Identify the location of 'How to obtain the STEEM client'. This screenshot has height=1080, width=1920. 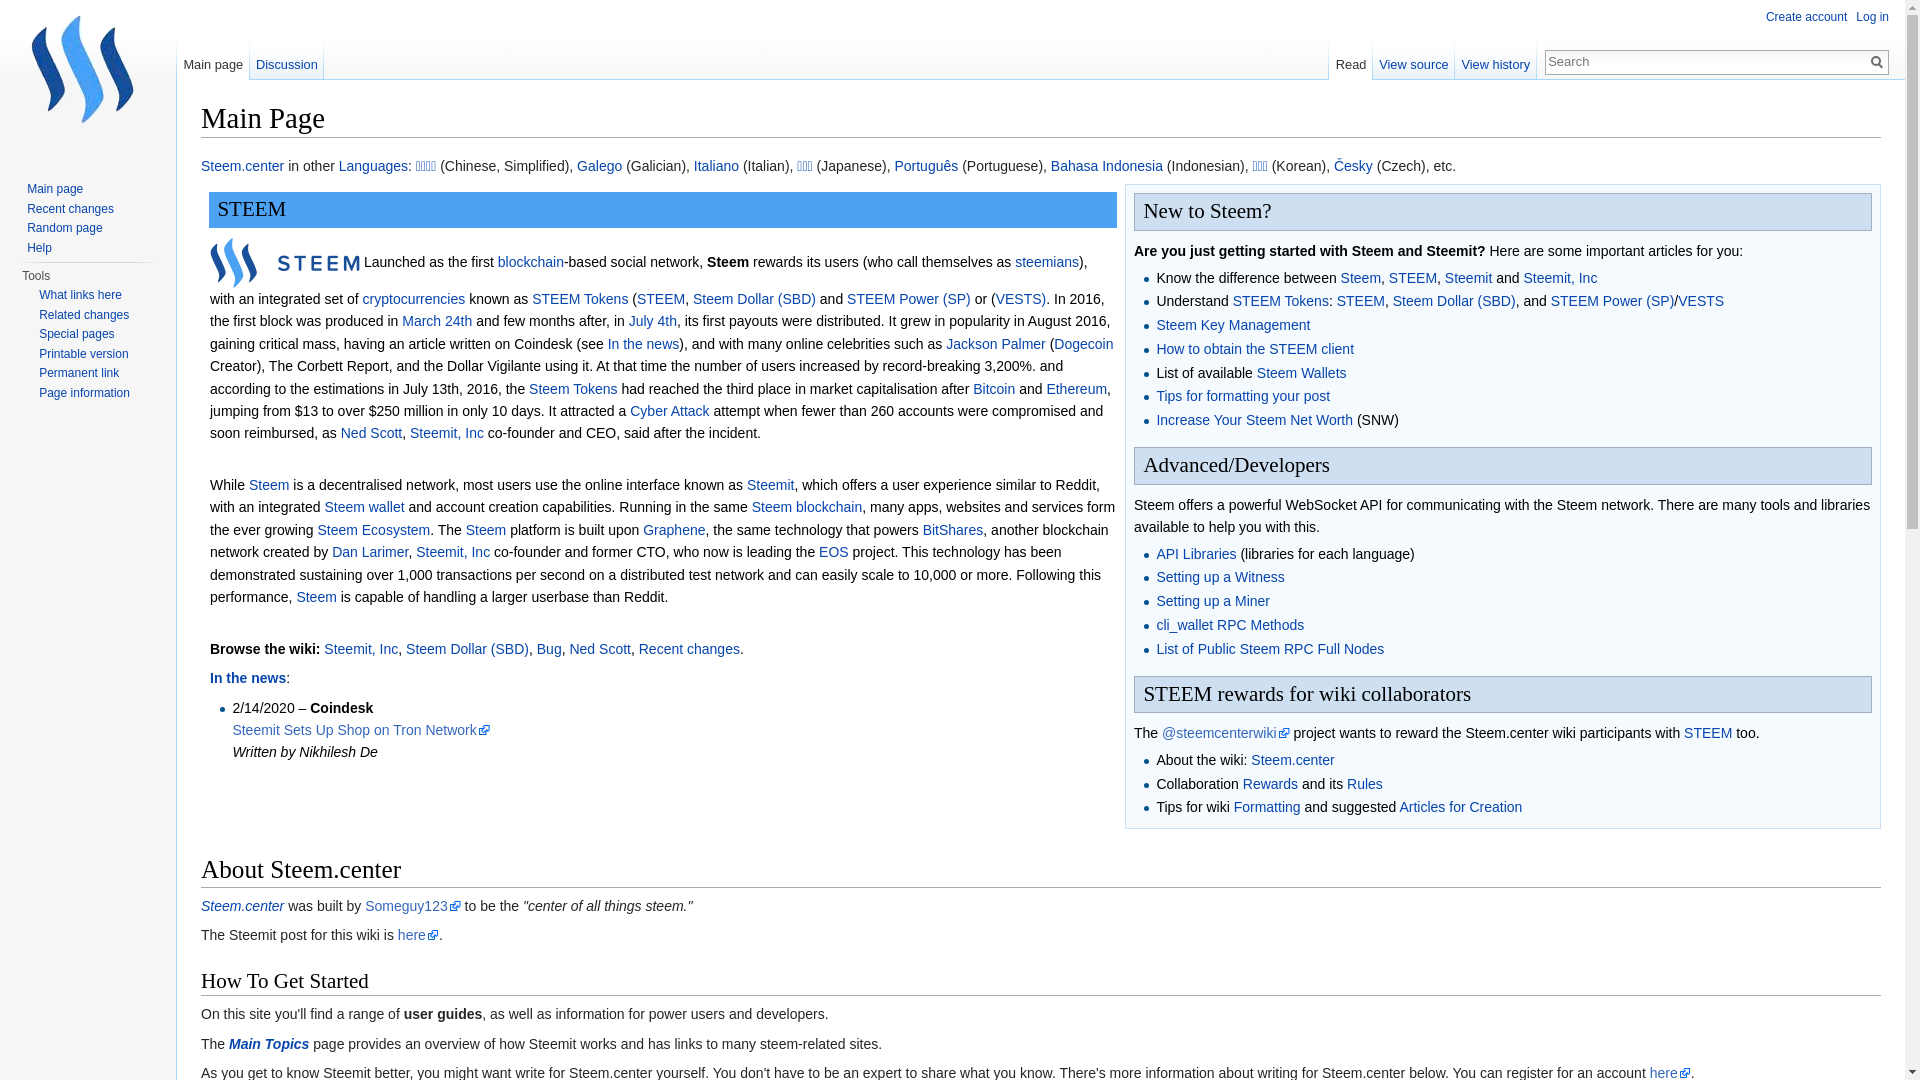
(1253, 347).